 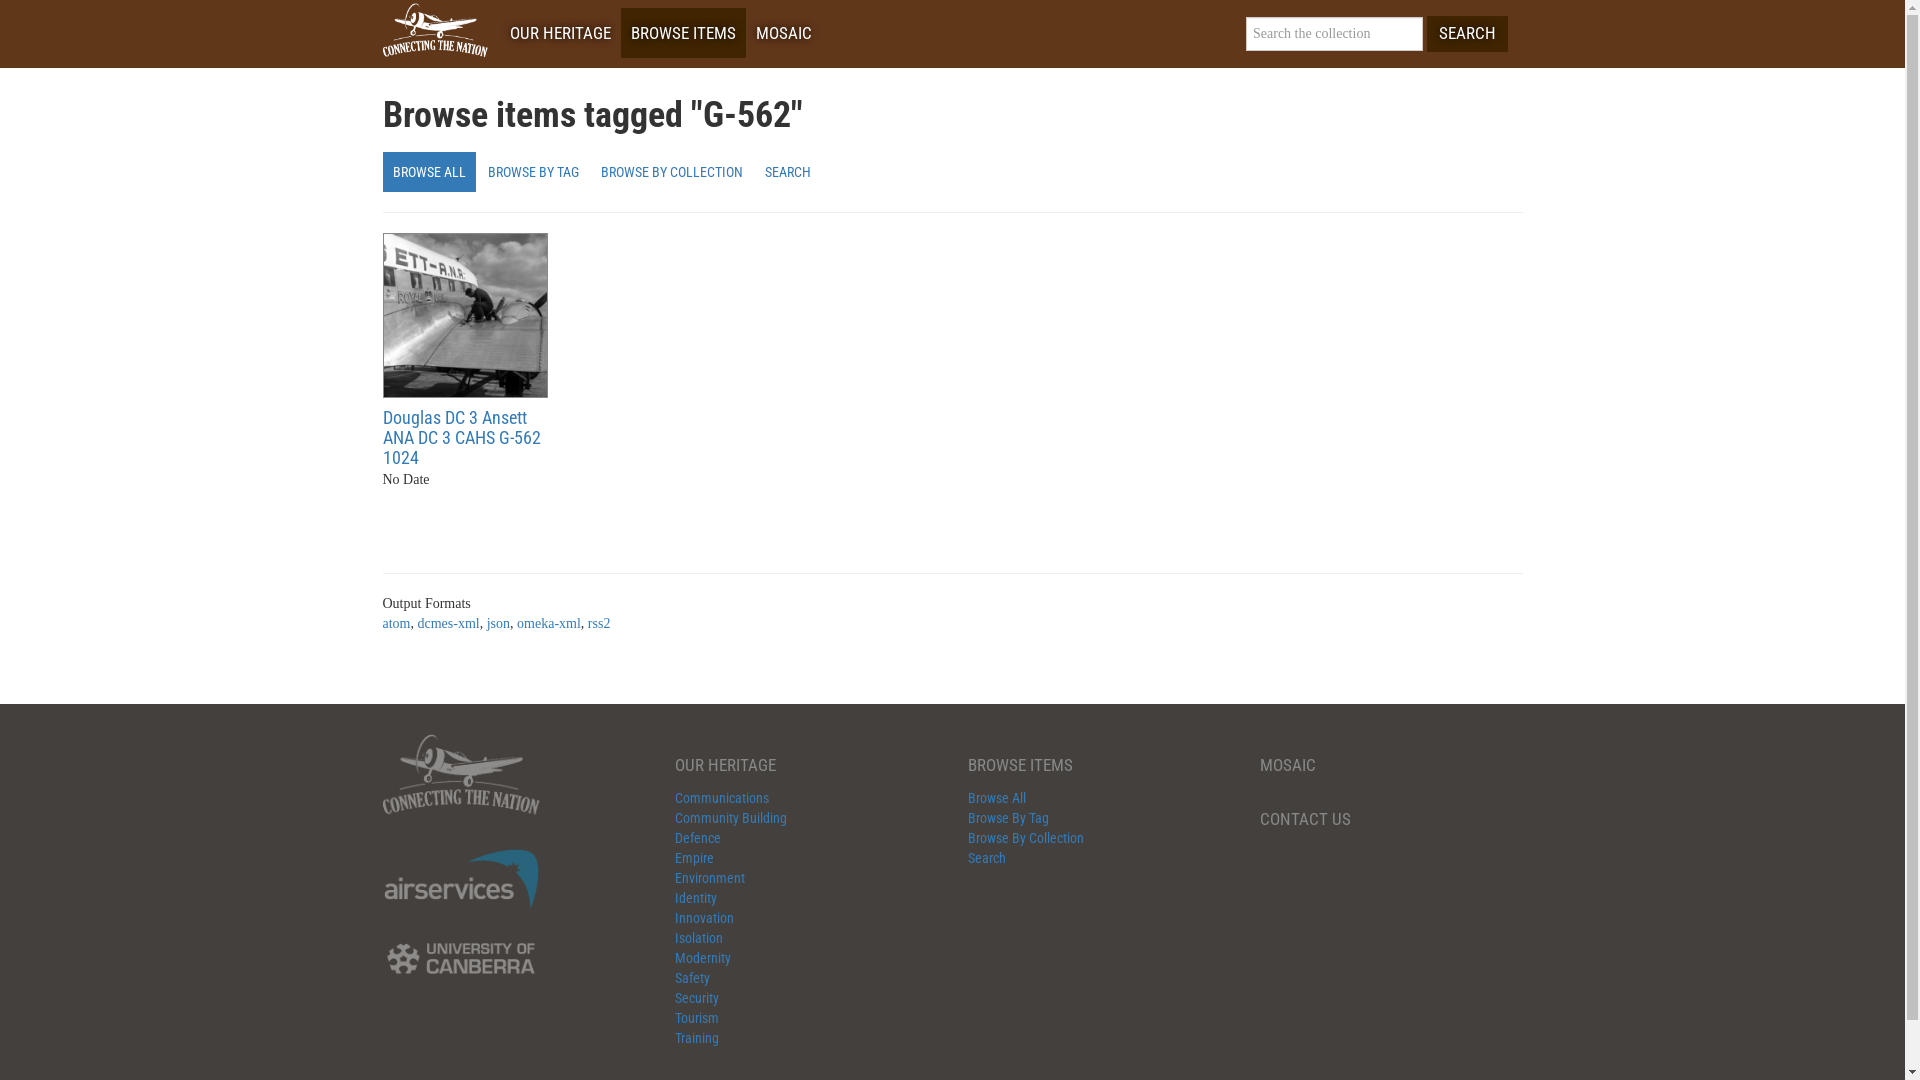 What do you see at coordinates (671, 171) in the screenshot?
I see `'BROWSE BY COLLECTION'` at bounding box center [671, 171].